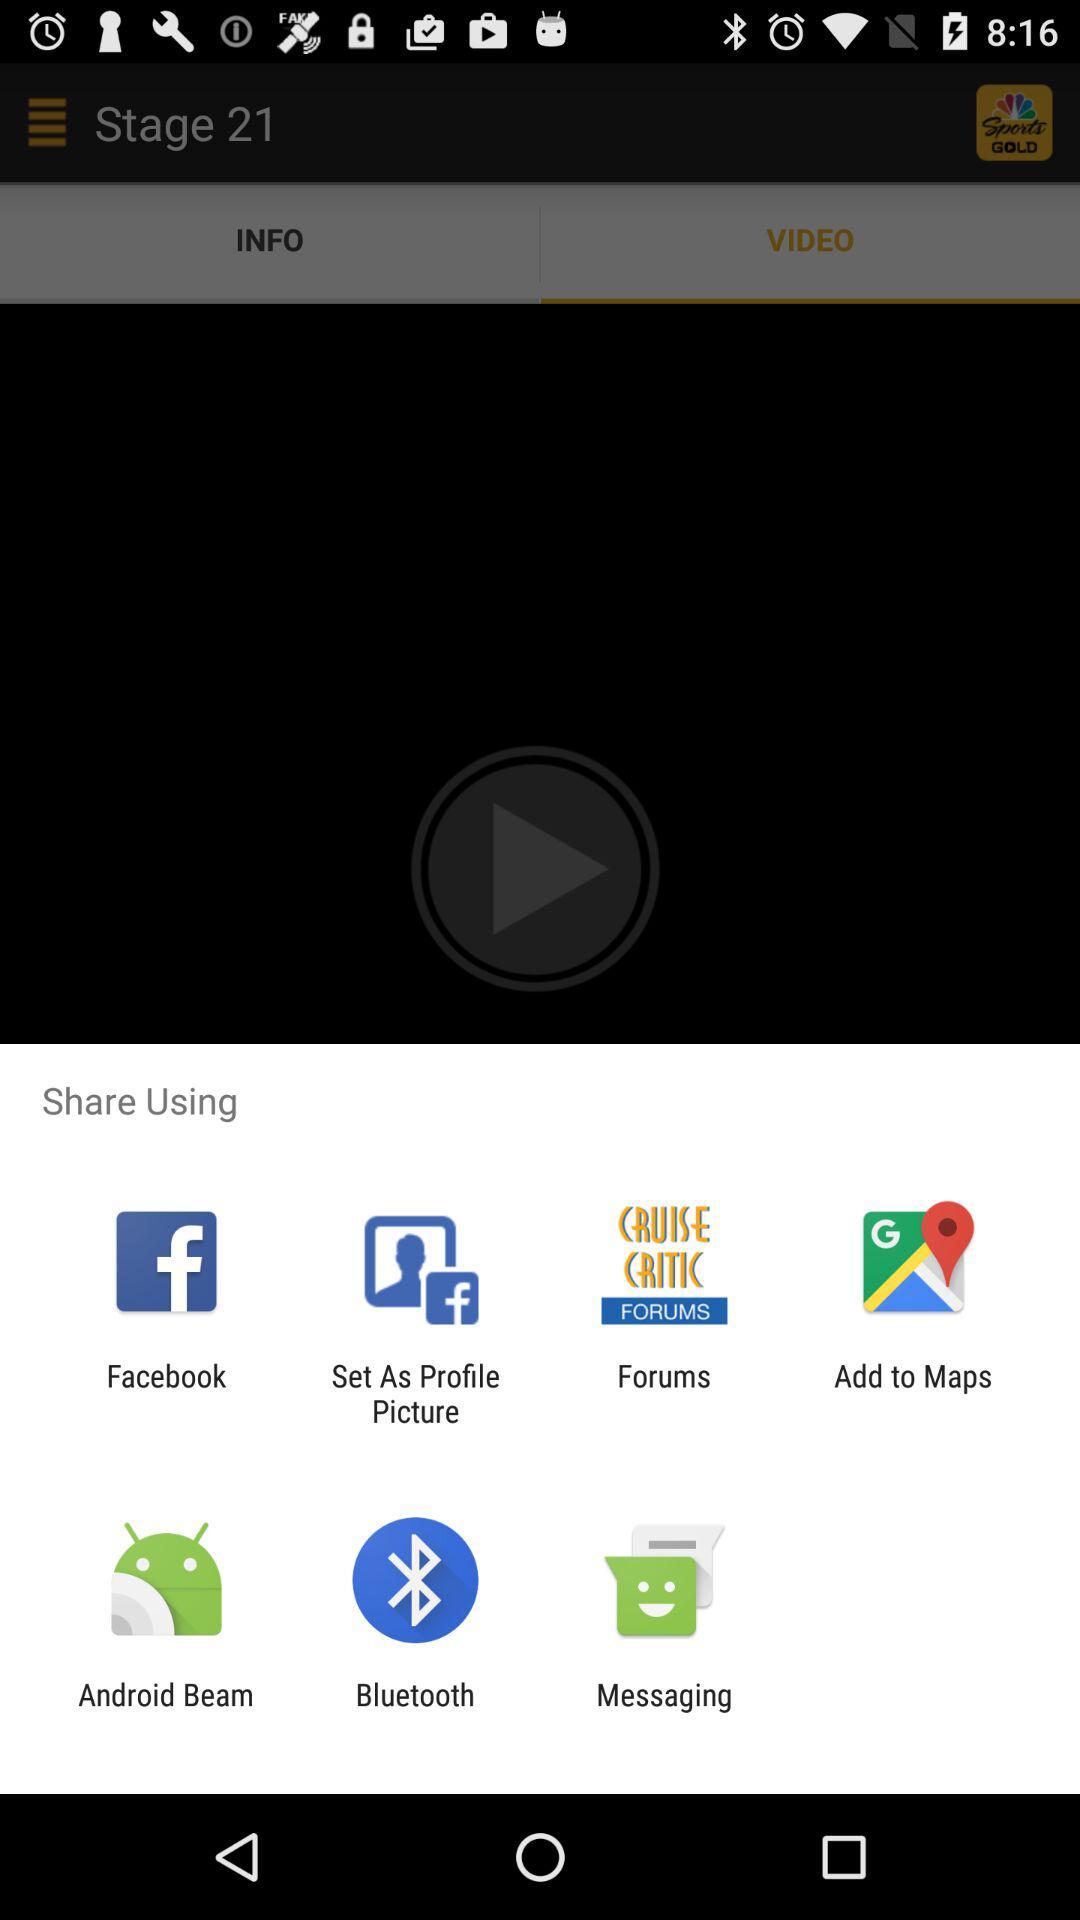 The image size is (1080, 1920). What do you see at coordinates (913, 1392) in the screenshot?
I see `icon at the bottom right corner` at bounding box center [913, 1392].